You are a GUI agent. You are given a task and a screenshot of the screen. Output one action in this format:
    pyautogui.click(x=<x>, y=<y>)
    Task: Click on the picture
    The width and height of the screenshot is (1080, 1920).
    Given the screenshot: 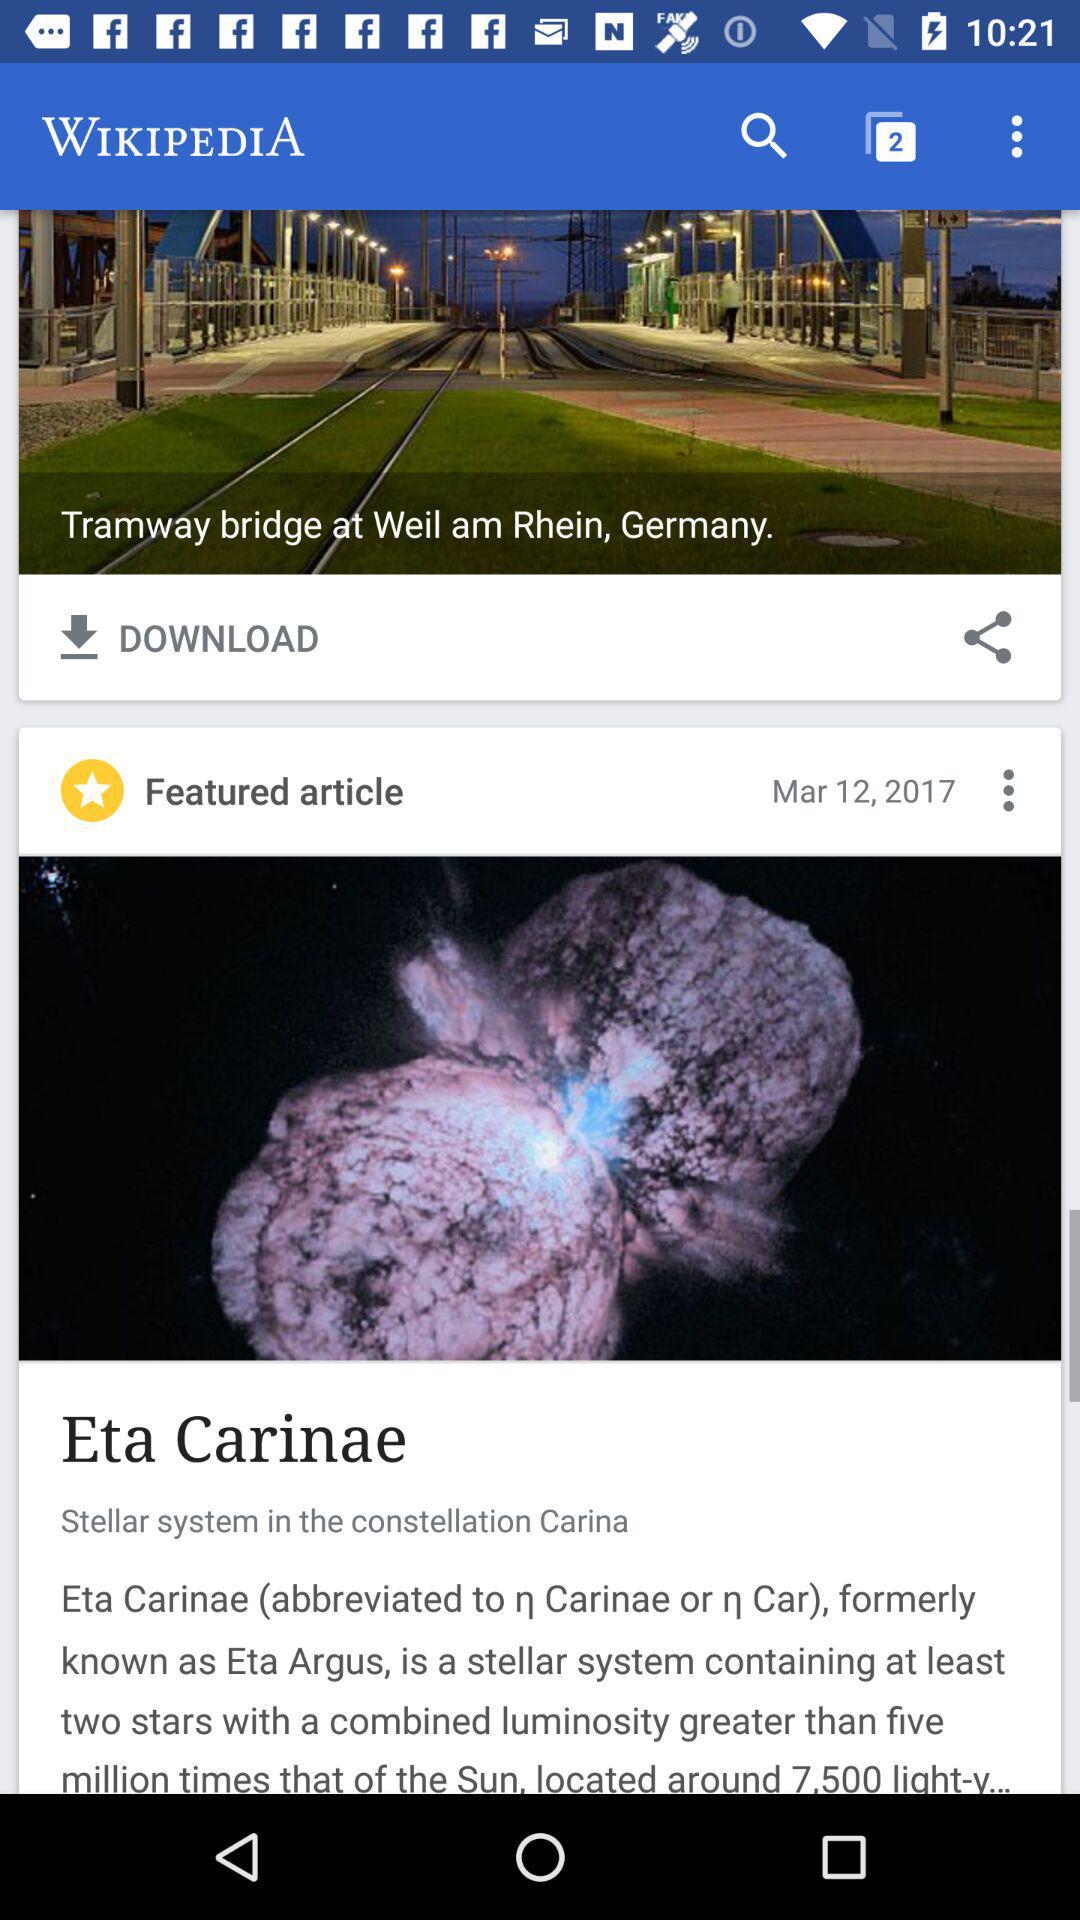 What is the action you would take?
    pyautogui.click(x=540, y=1107)
    